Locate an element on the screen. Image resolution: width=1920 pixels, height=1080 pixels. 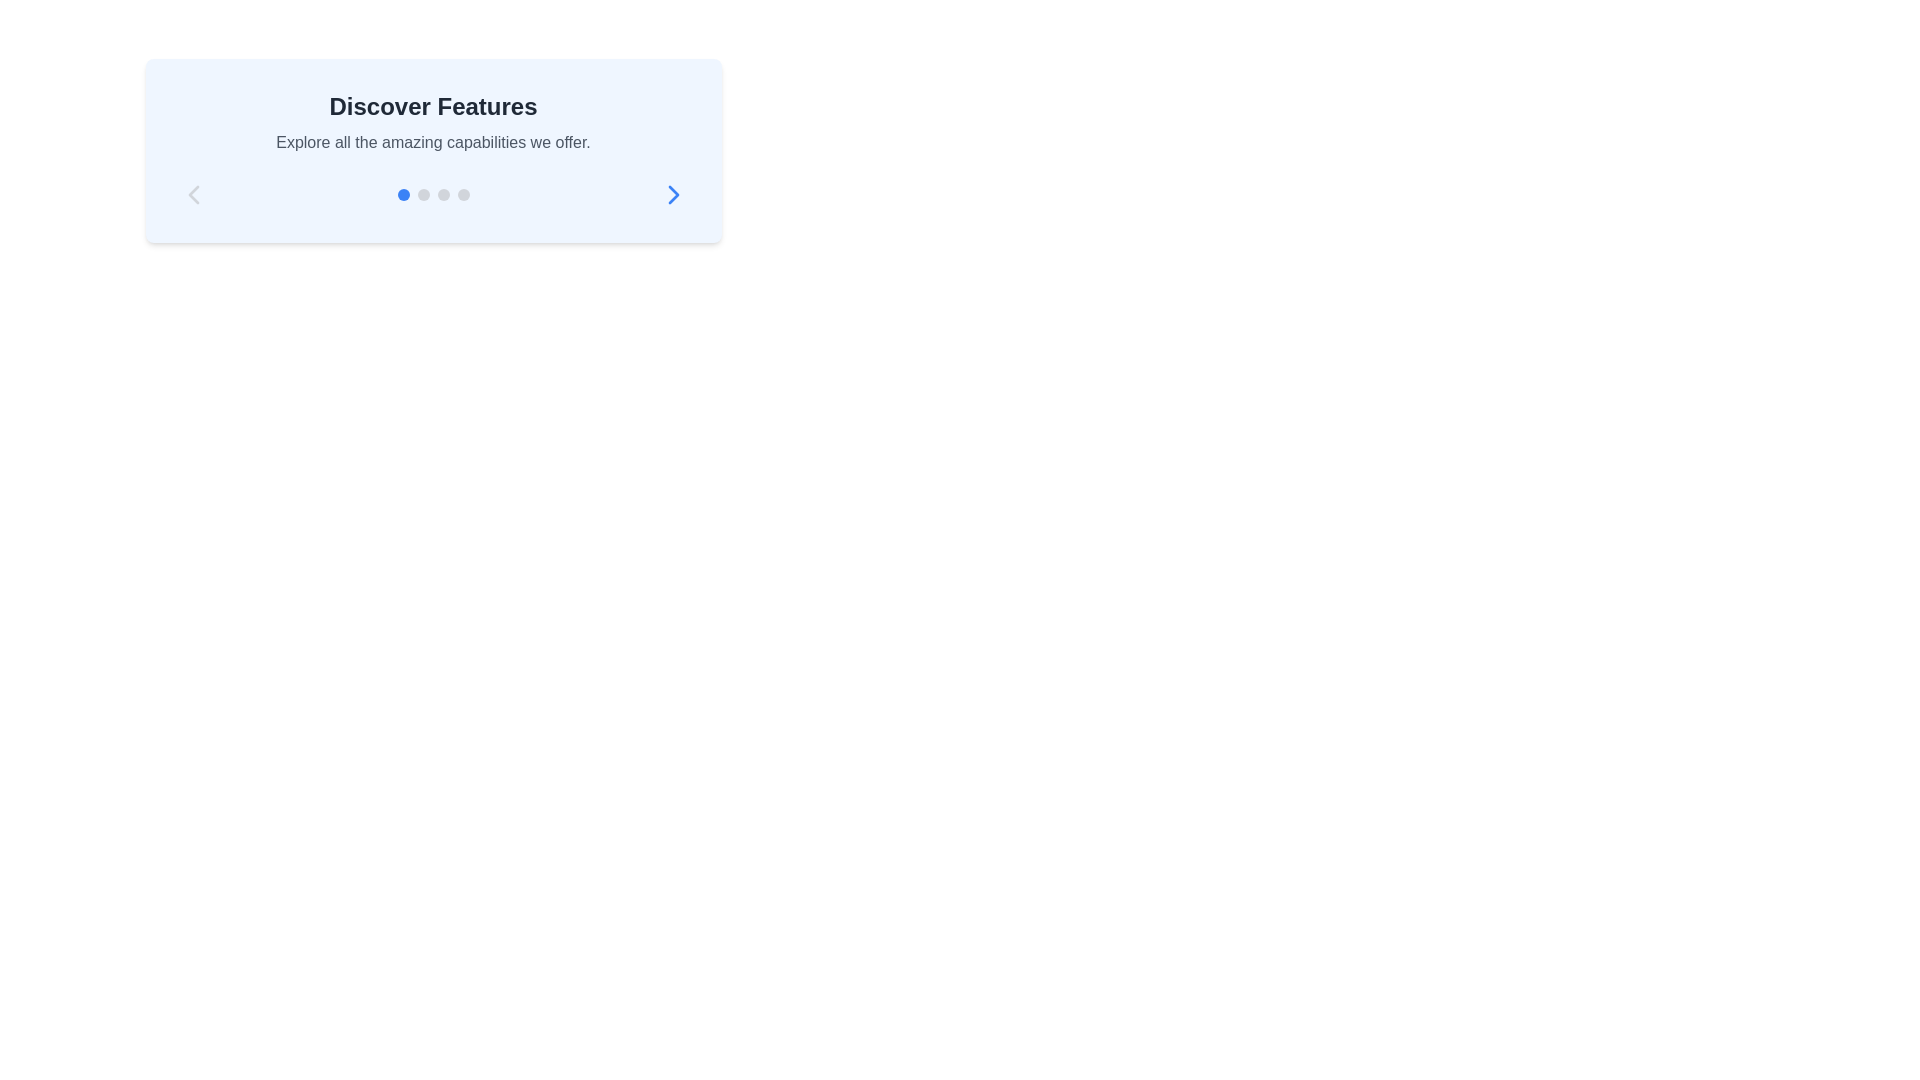
the active state of the Indicator Group consisting of four circular dots, where the first dot is blue indicating activeness, centered below the 'Discover Features' header is located at coordinates (432, 195).